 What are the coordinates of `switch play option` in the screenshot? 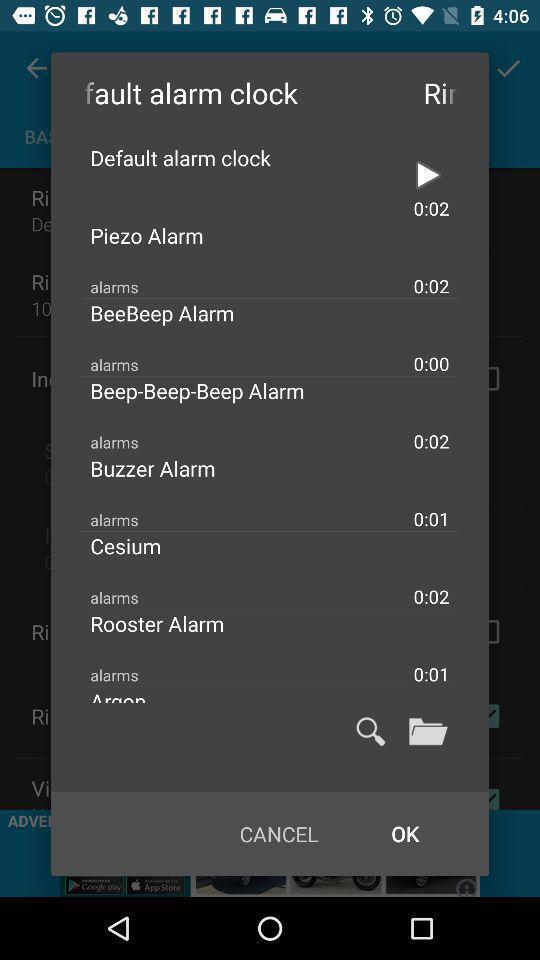 It's located at (427, 174).